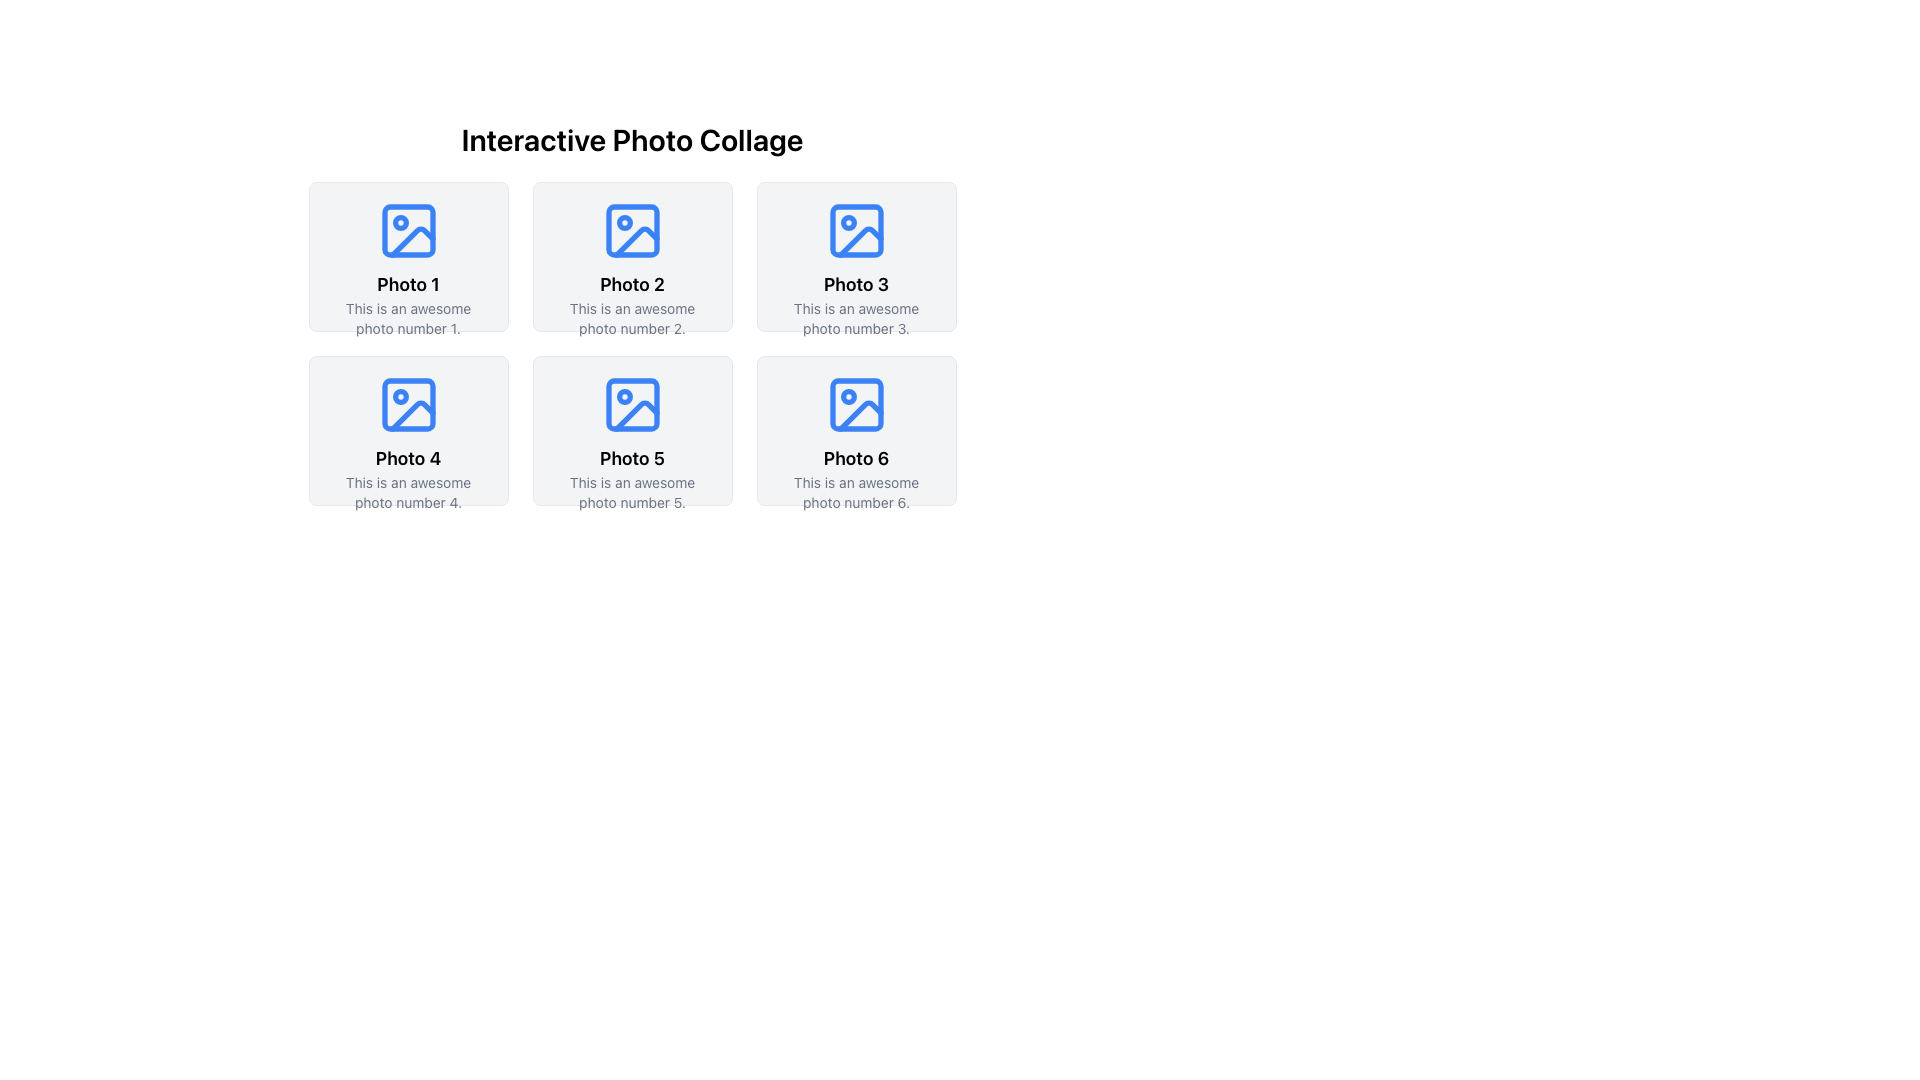 The width and height of the screenshot is (1920, 1080). What do you see at coordinates (856, 430) in the screenshot?
I see `the button that triggers a zoom or focus action on the photo in the grid labeled 'Photo 6'` at bounding box center [856, 430].